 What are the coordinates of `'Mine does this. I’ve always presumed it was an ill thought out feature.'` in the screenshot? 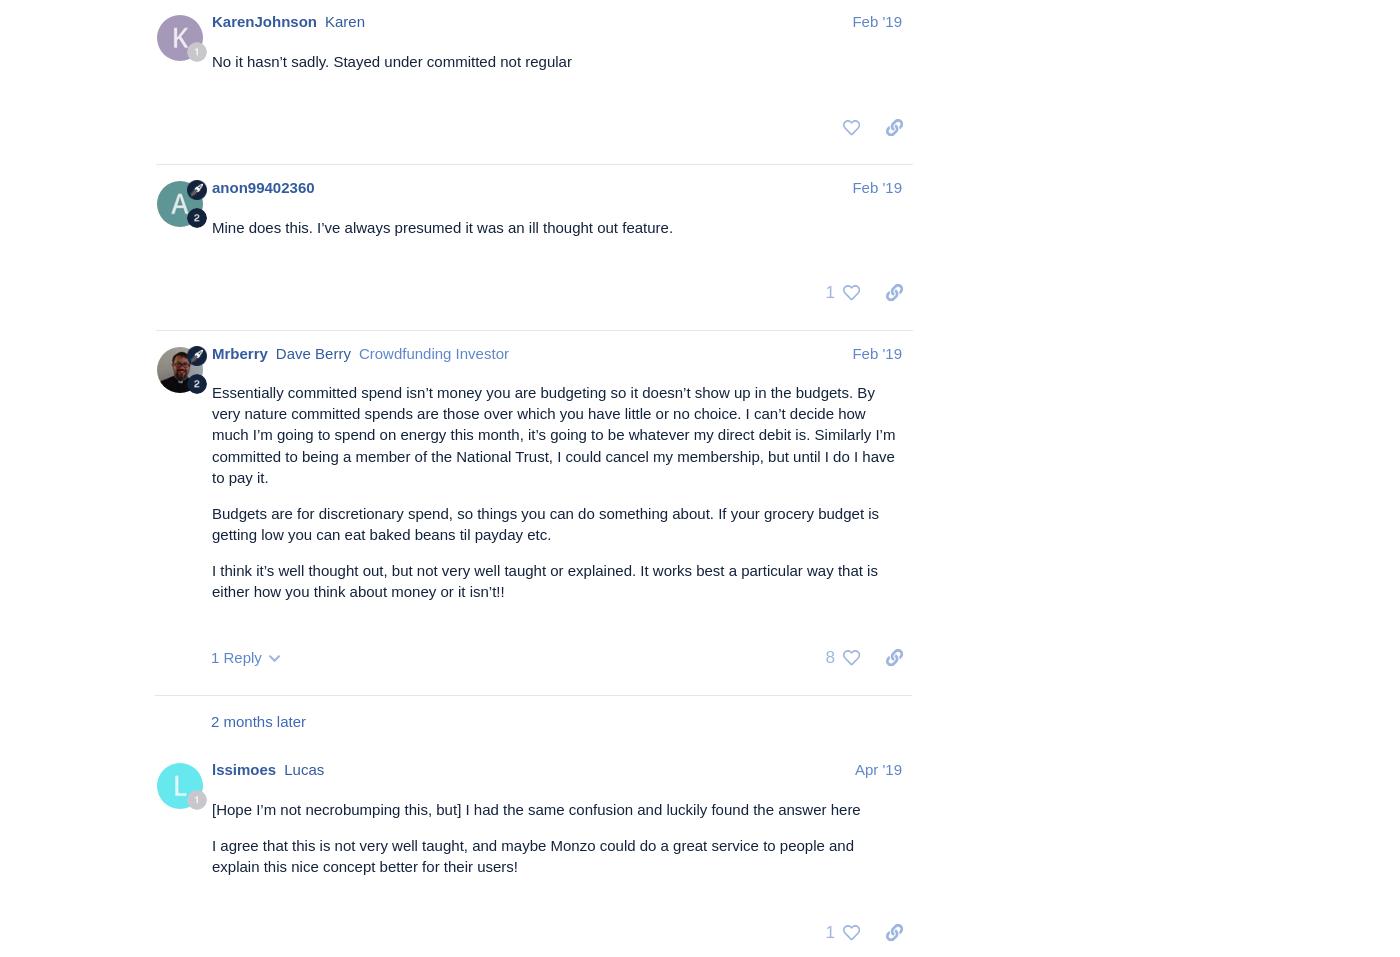 It's located at (211, 225).